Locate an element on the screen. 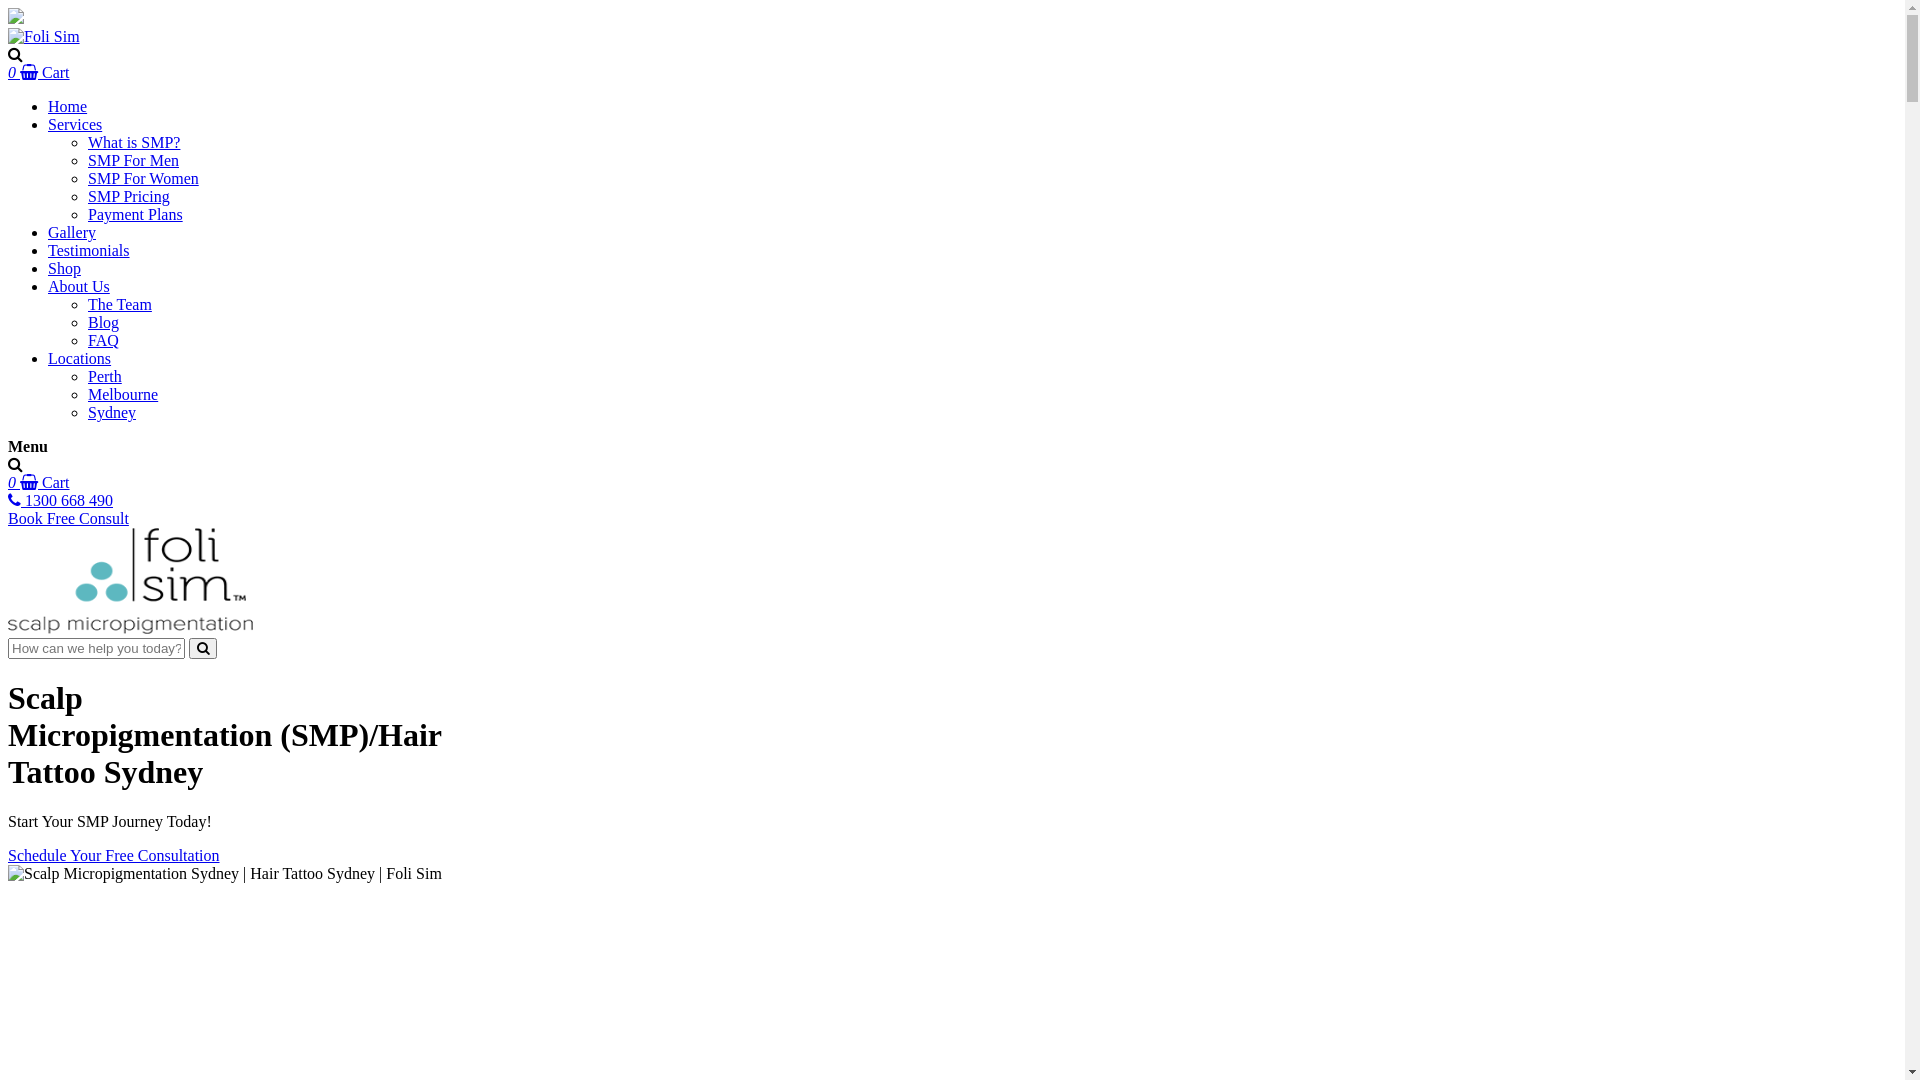 The image size is (1920, 1080). '0 Cart' is located at coordinates (38, 482).